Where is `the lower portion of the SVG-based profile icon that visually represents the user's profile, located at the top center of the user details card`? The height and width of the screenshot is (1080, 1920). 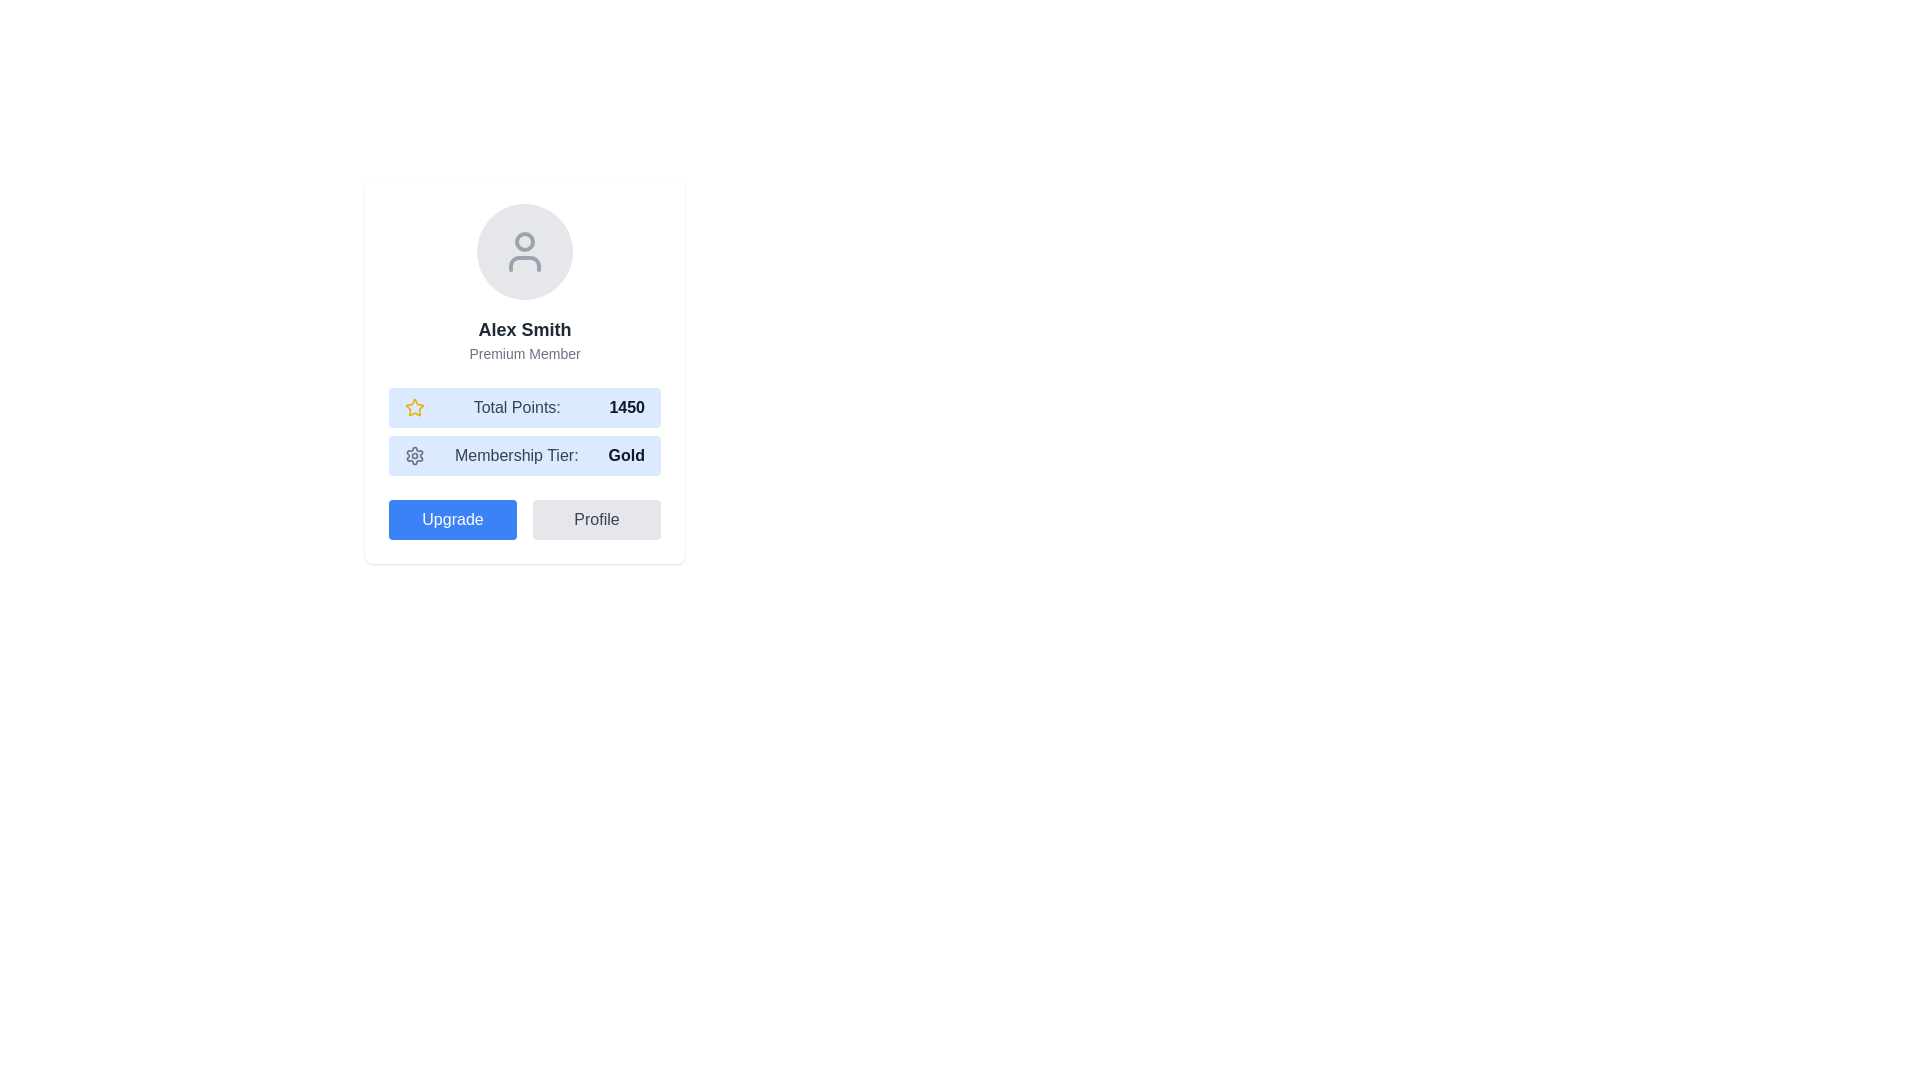
the lower portion of the SVG-based profile icon that visually represents the user's profile, located at the top center of the user details card is located at coordinates (524, 262).